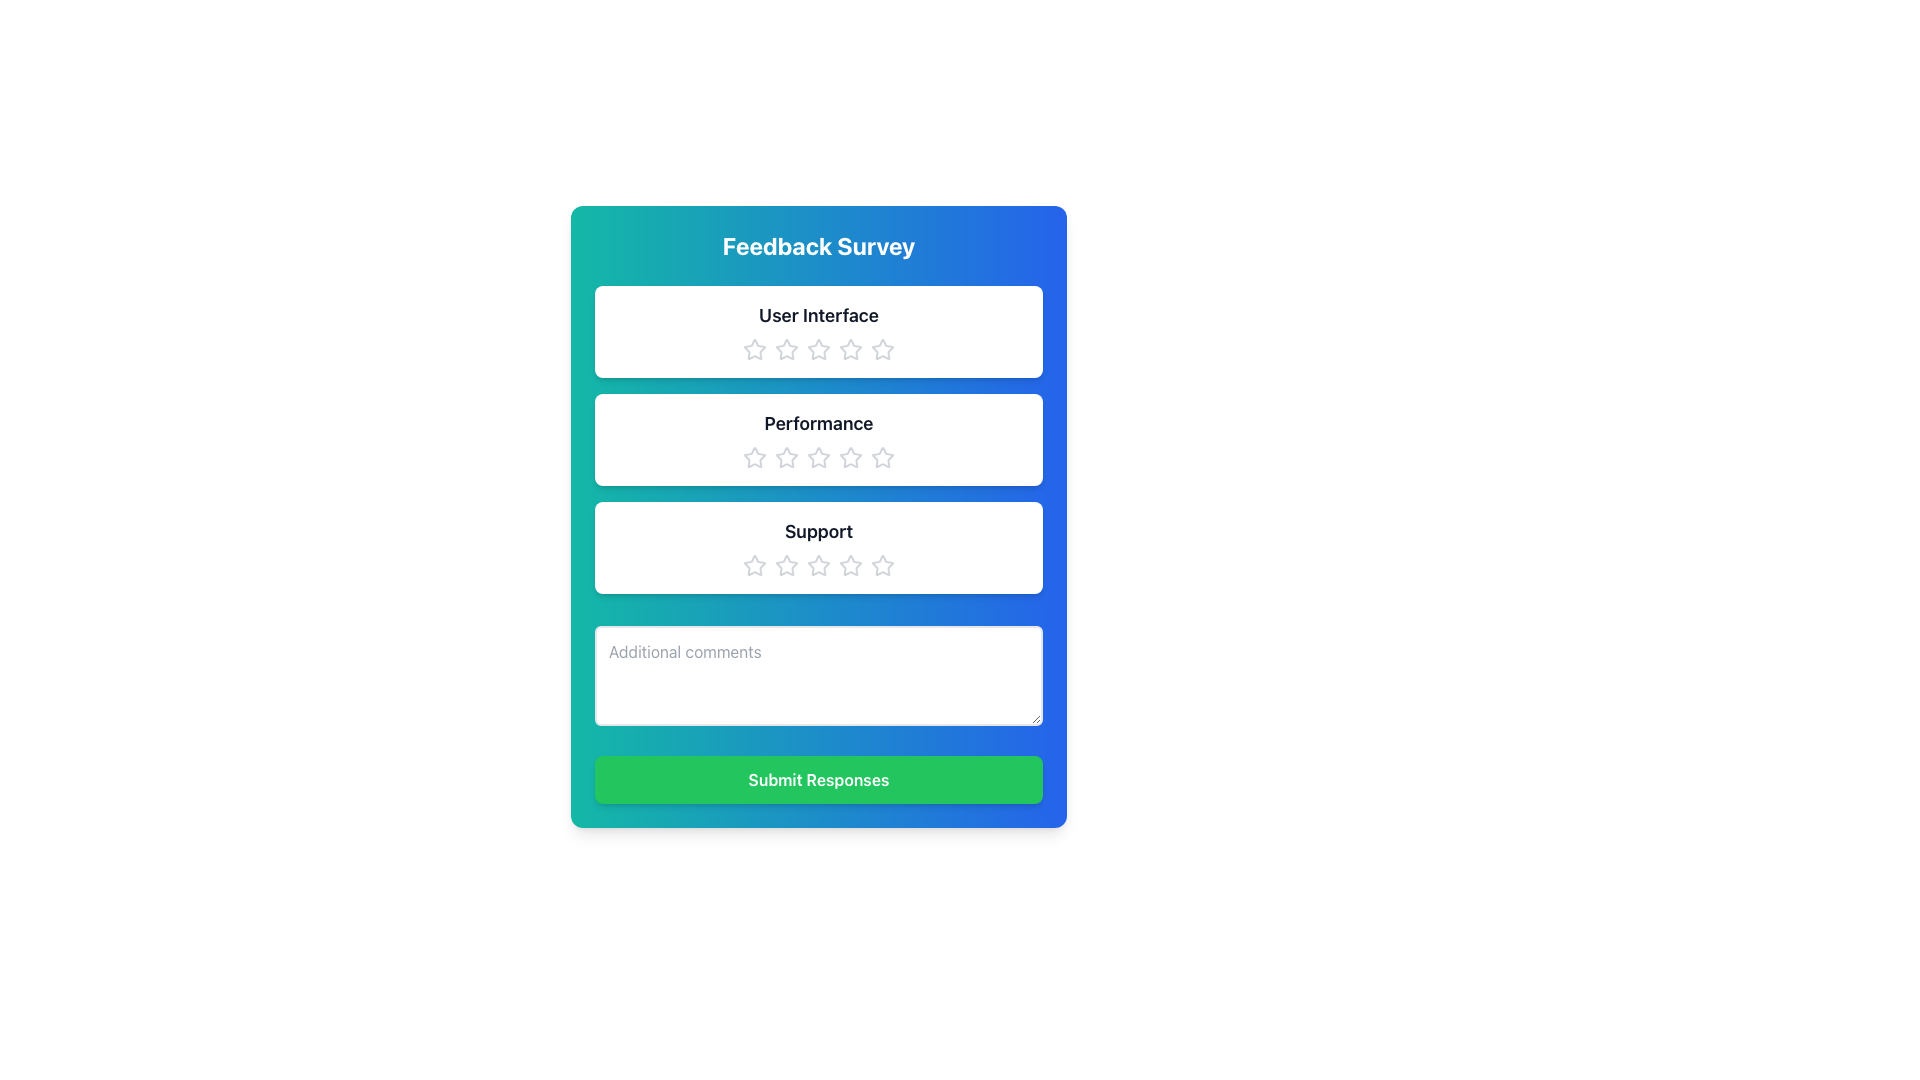 Image resolution: width=1920 pixels, height=1080 pixels. I want to click on the first star in the Support rating section of the feedback survey, so click(753, 565).